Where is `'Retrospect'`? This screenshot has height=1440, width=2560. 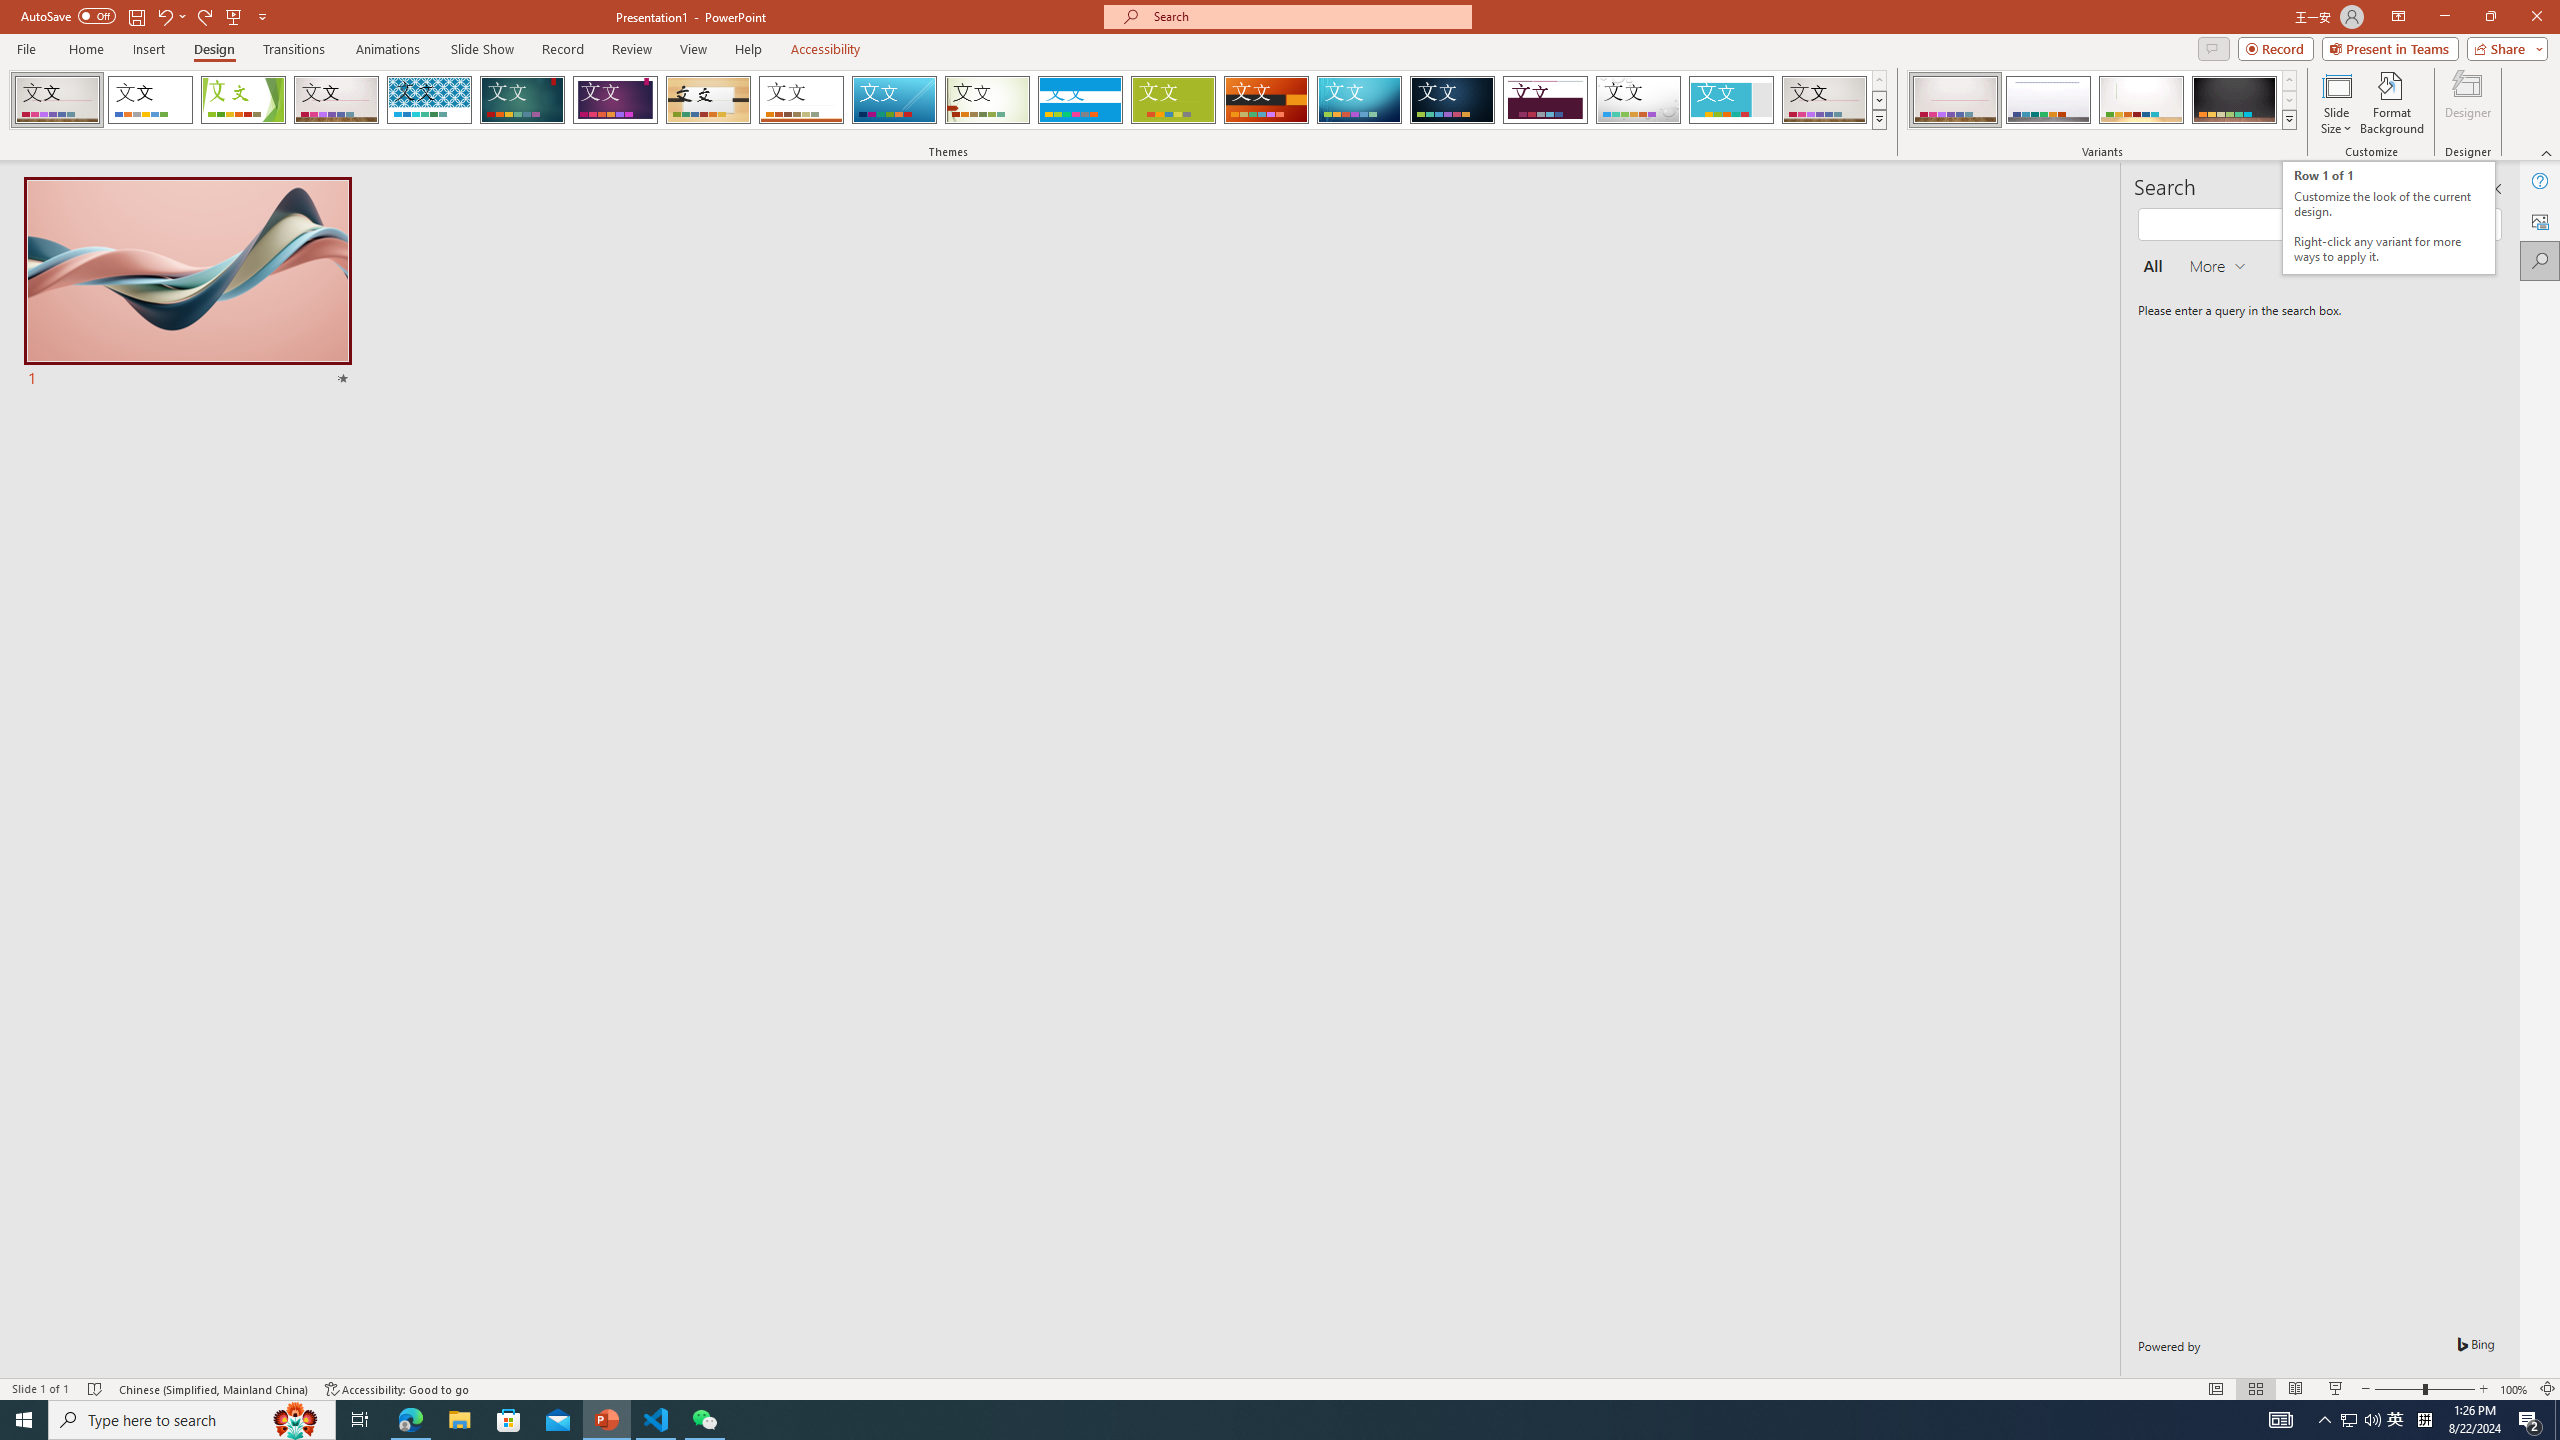
'Retrospect' is located at coordinates (800, 99).